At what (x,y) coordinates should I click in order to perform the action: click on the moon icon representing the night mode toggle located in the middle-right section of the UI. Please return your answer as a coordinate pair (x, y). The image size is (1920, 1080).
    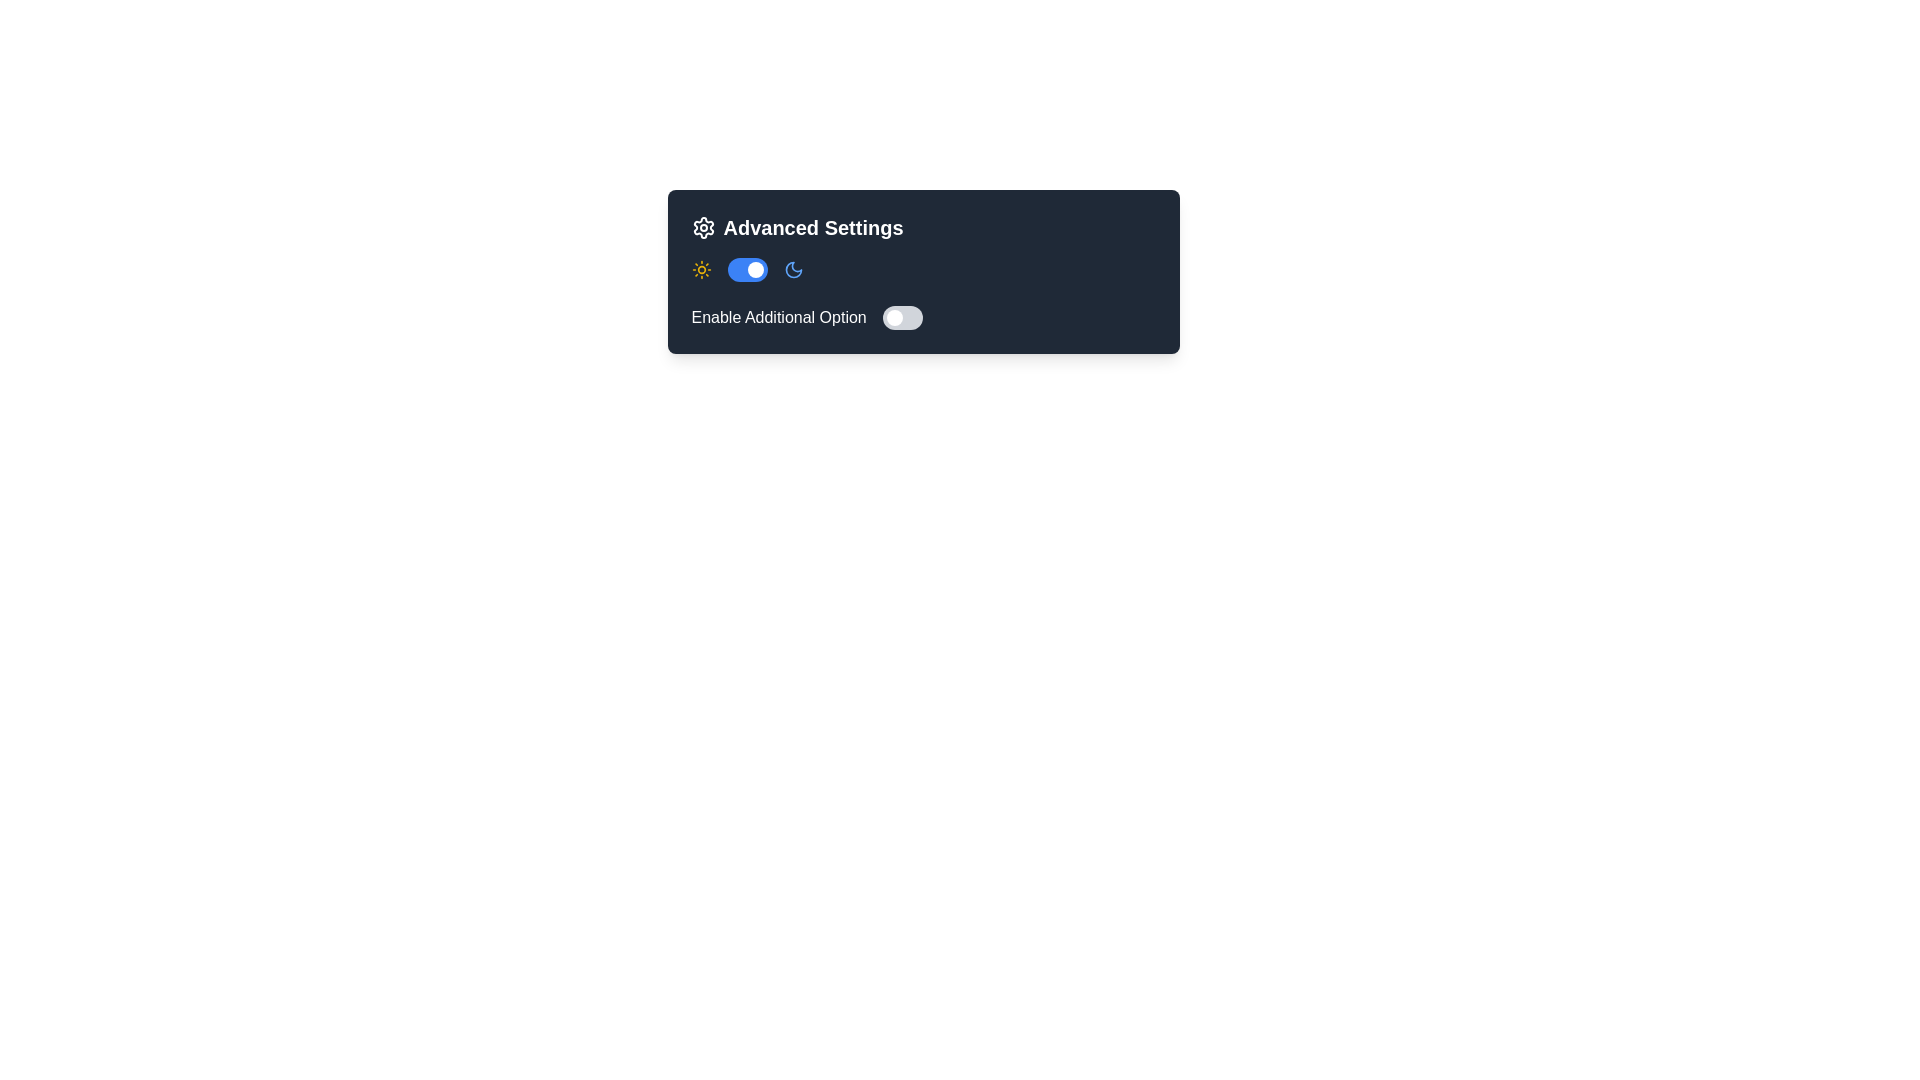
    Looking at the image, I should click on (792, 270).